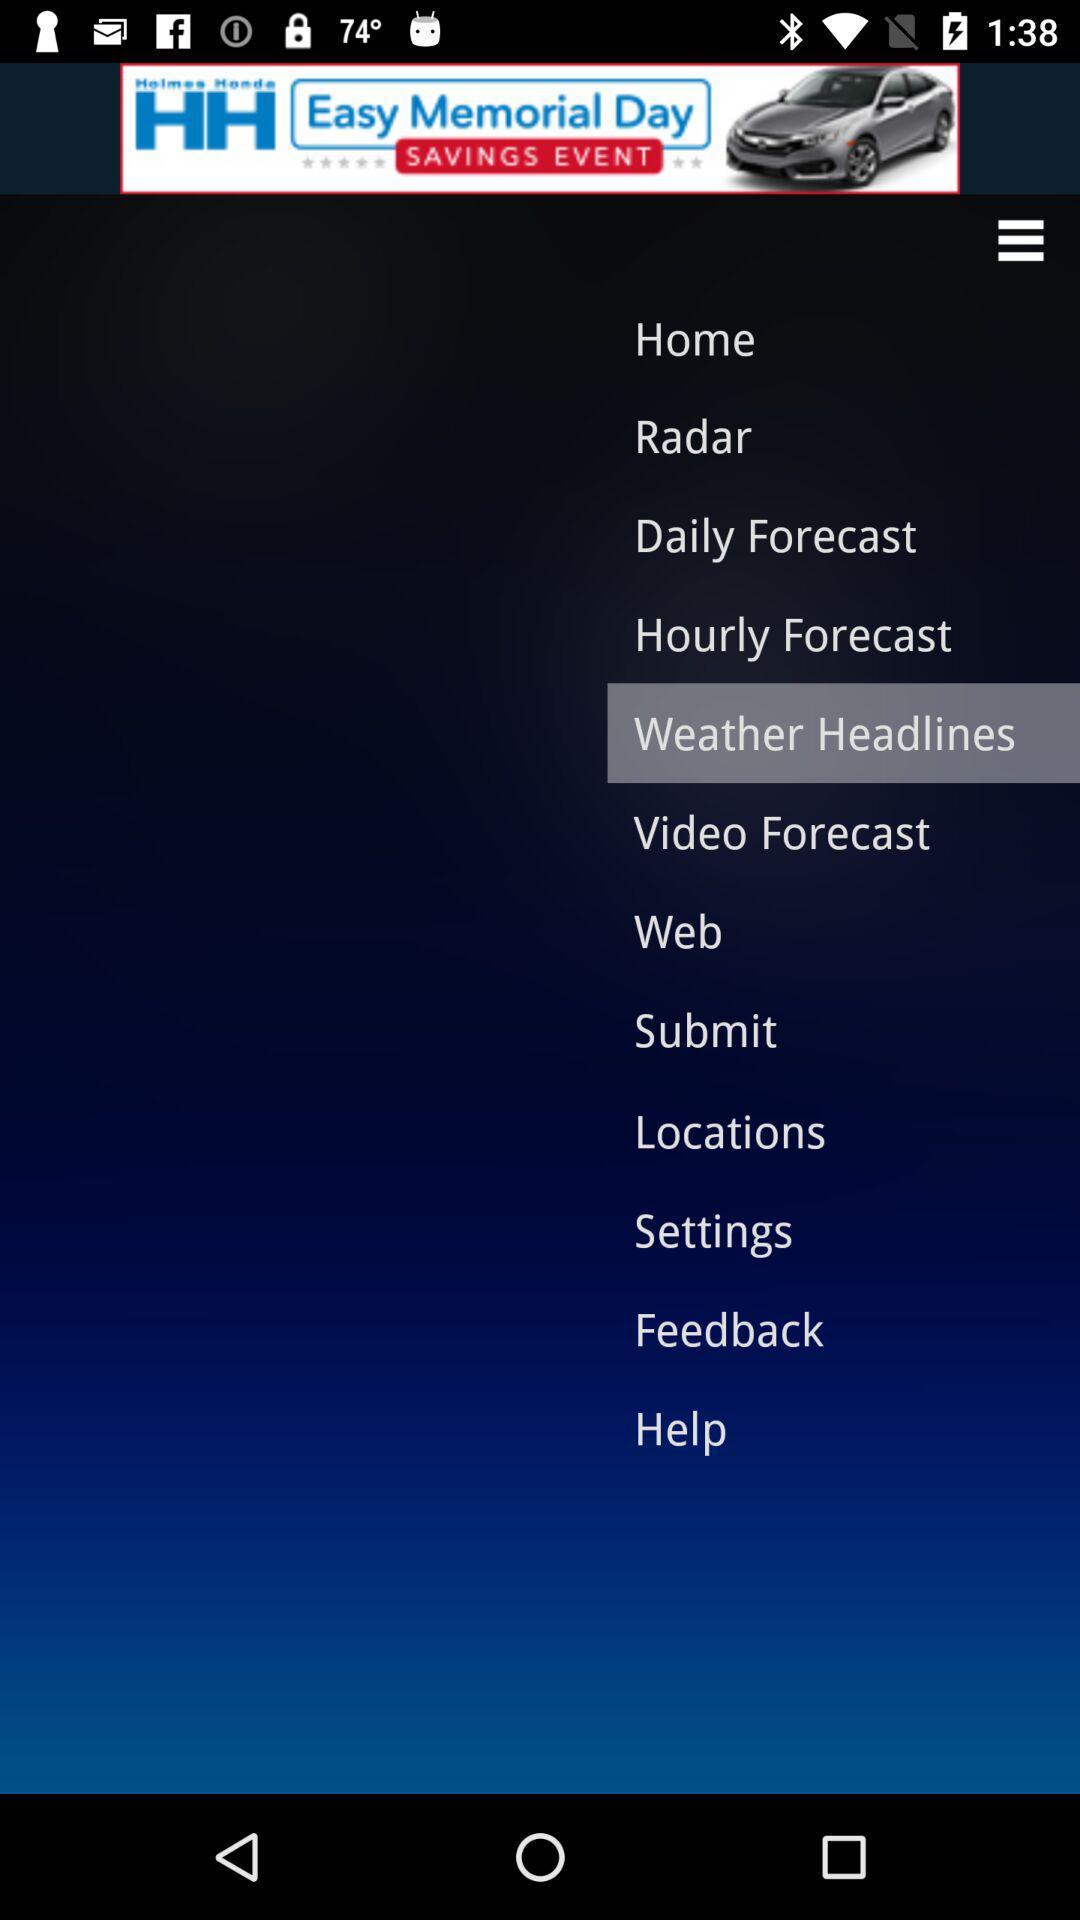  Describe the element at coordinates (540, 127) in the screenshot. I see `advertisement` at that location.